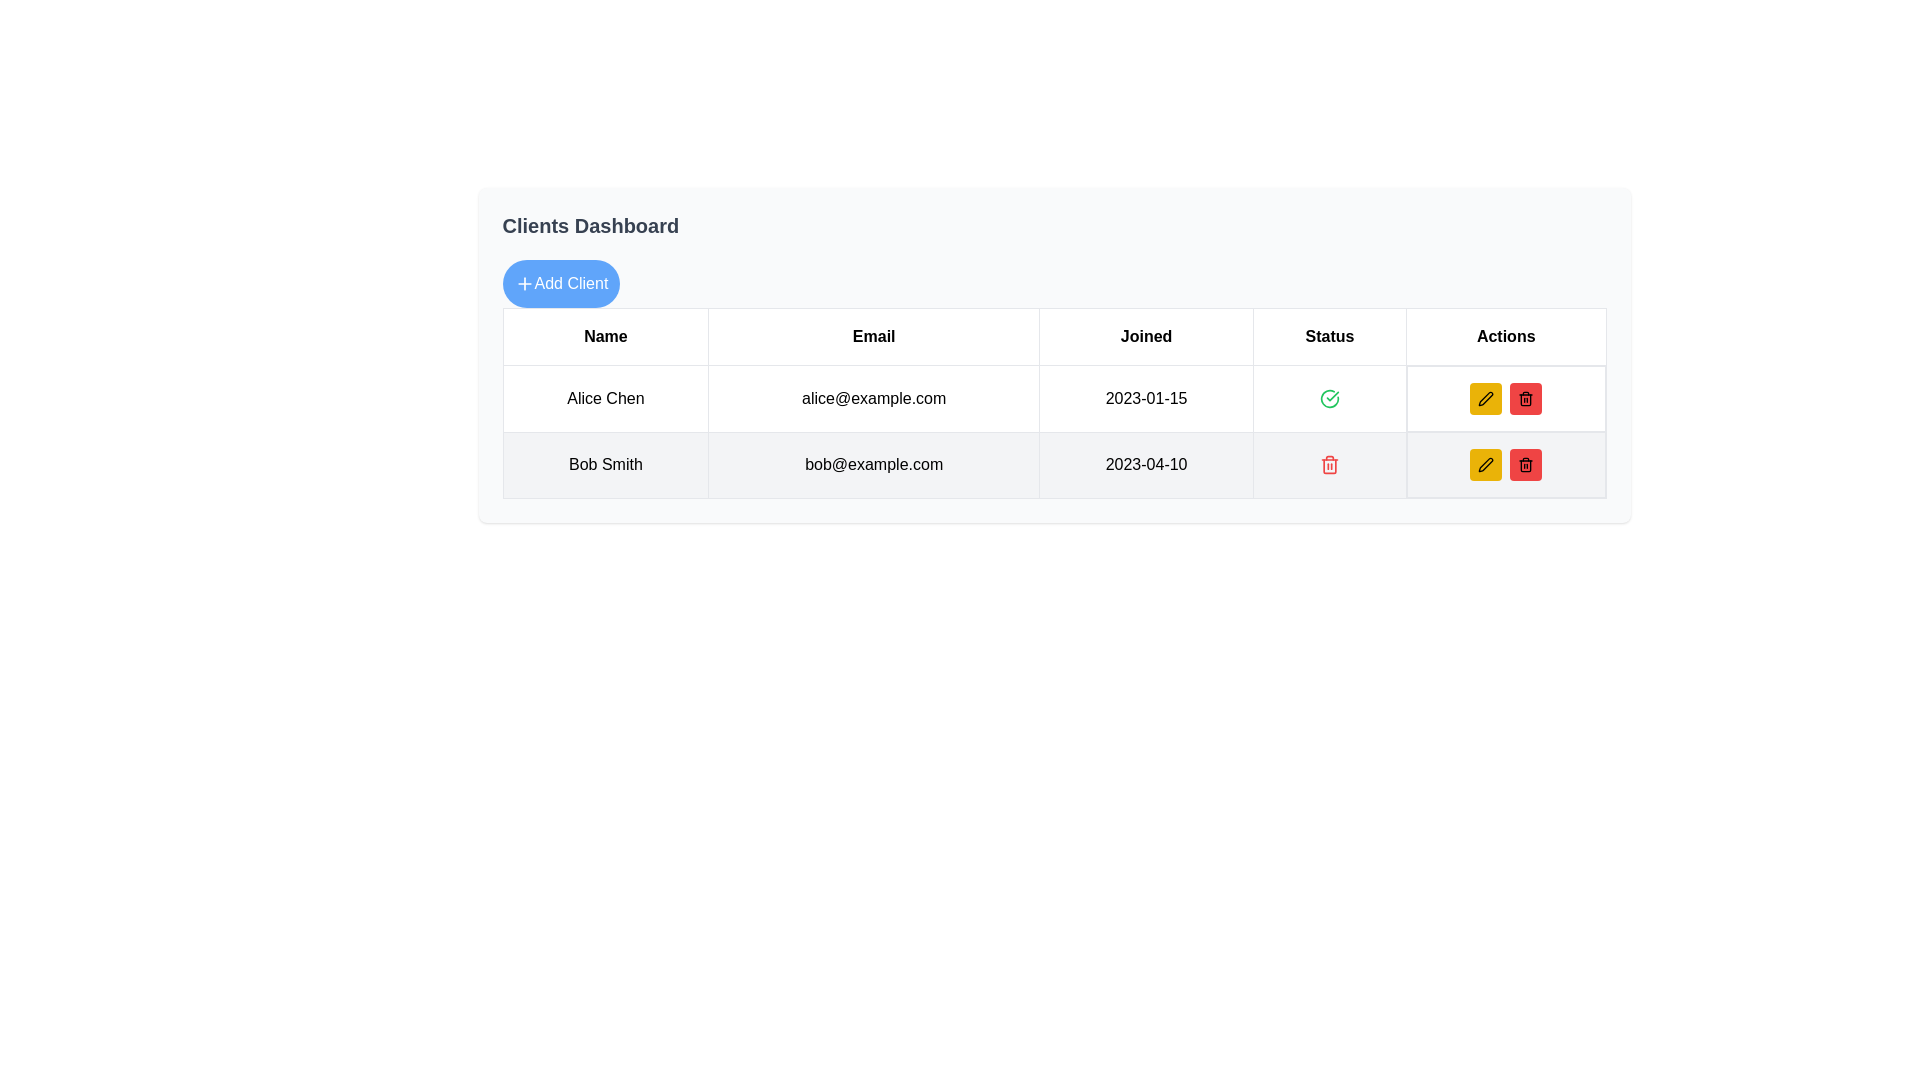 This screenshot has width=1920, height=1080. Describe the element at coordinates (604, 465) in the screenshot. I see `the text 'Bob Smith' in the table cell located in the second row under the 'Name' column, which is centered within a bordered box` at that location.